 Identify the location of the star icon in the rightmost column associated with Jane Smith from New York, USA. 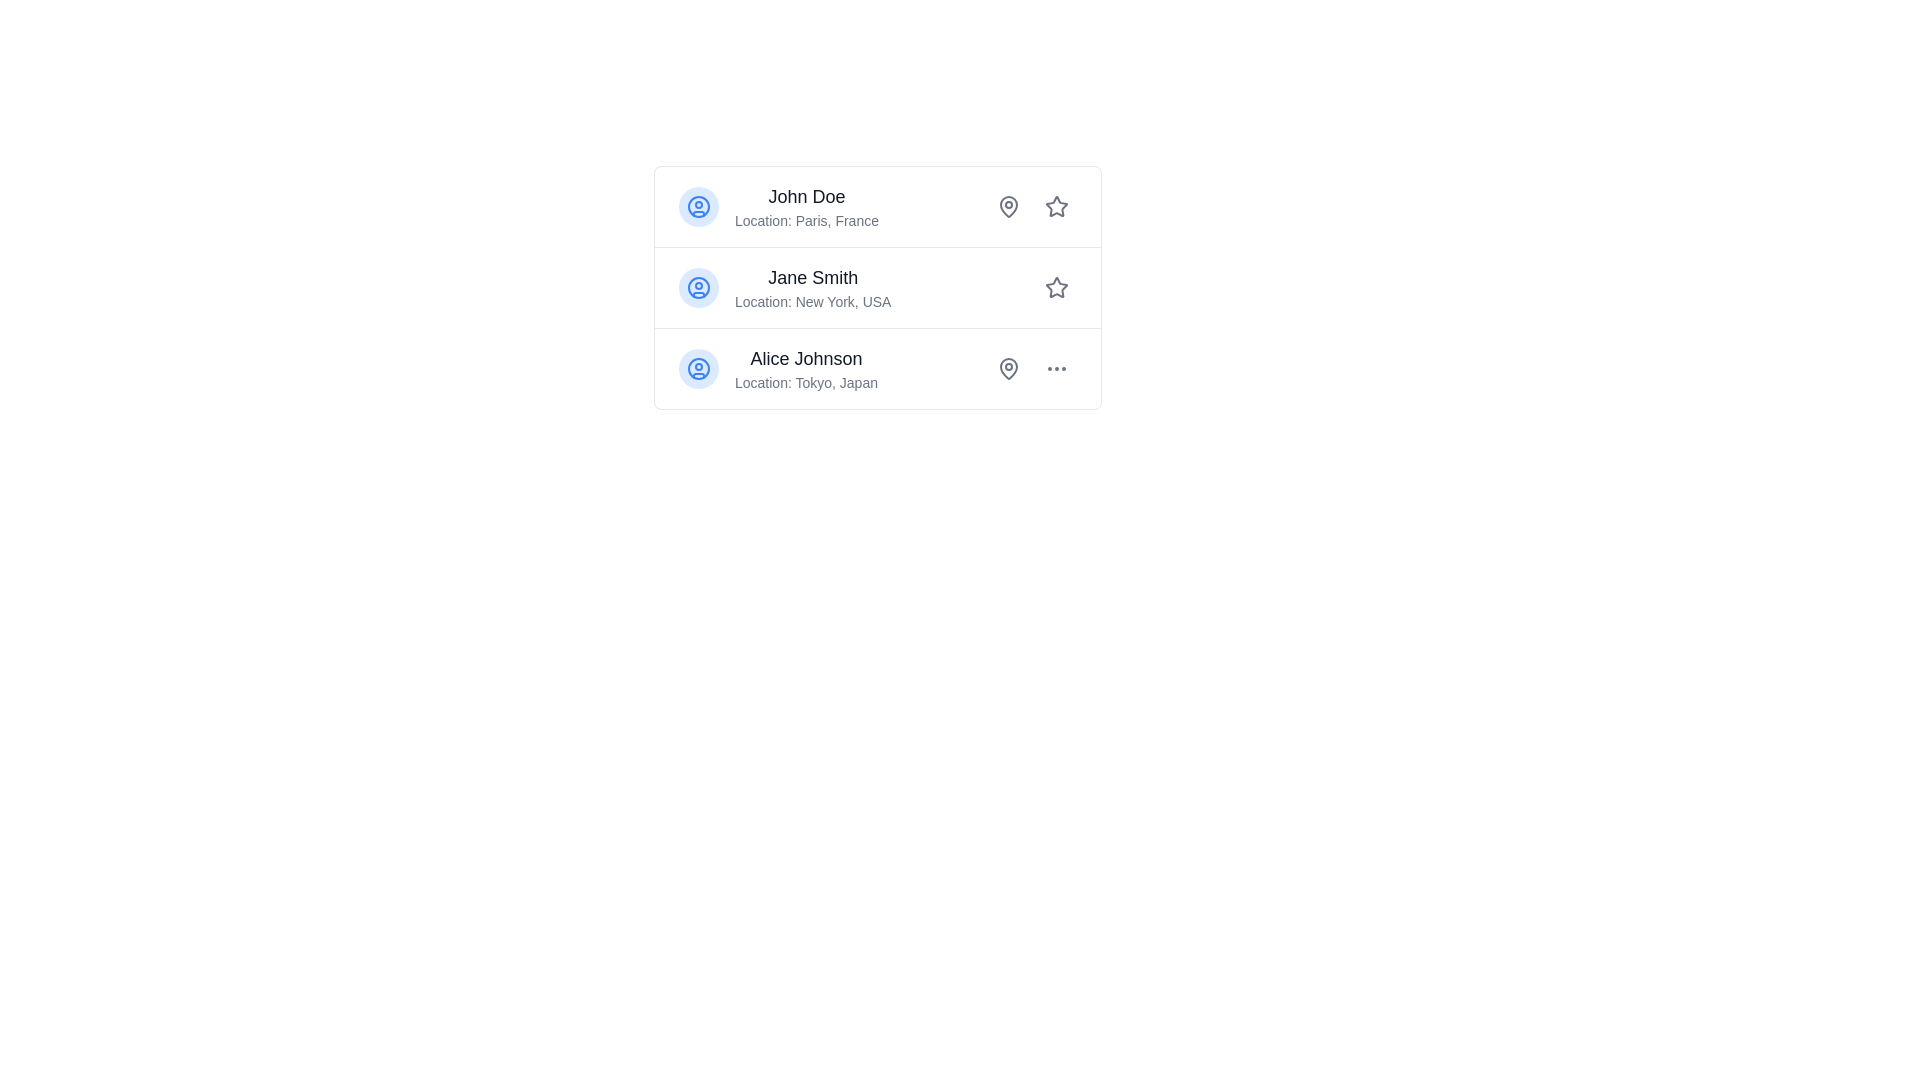
(1055, 288).